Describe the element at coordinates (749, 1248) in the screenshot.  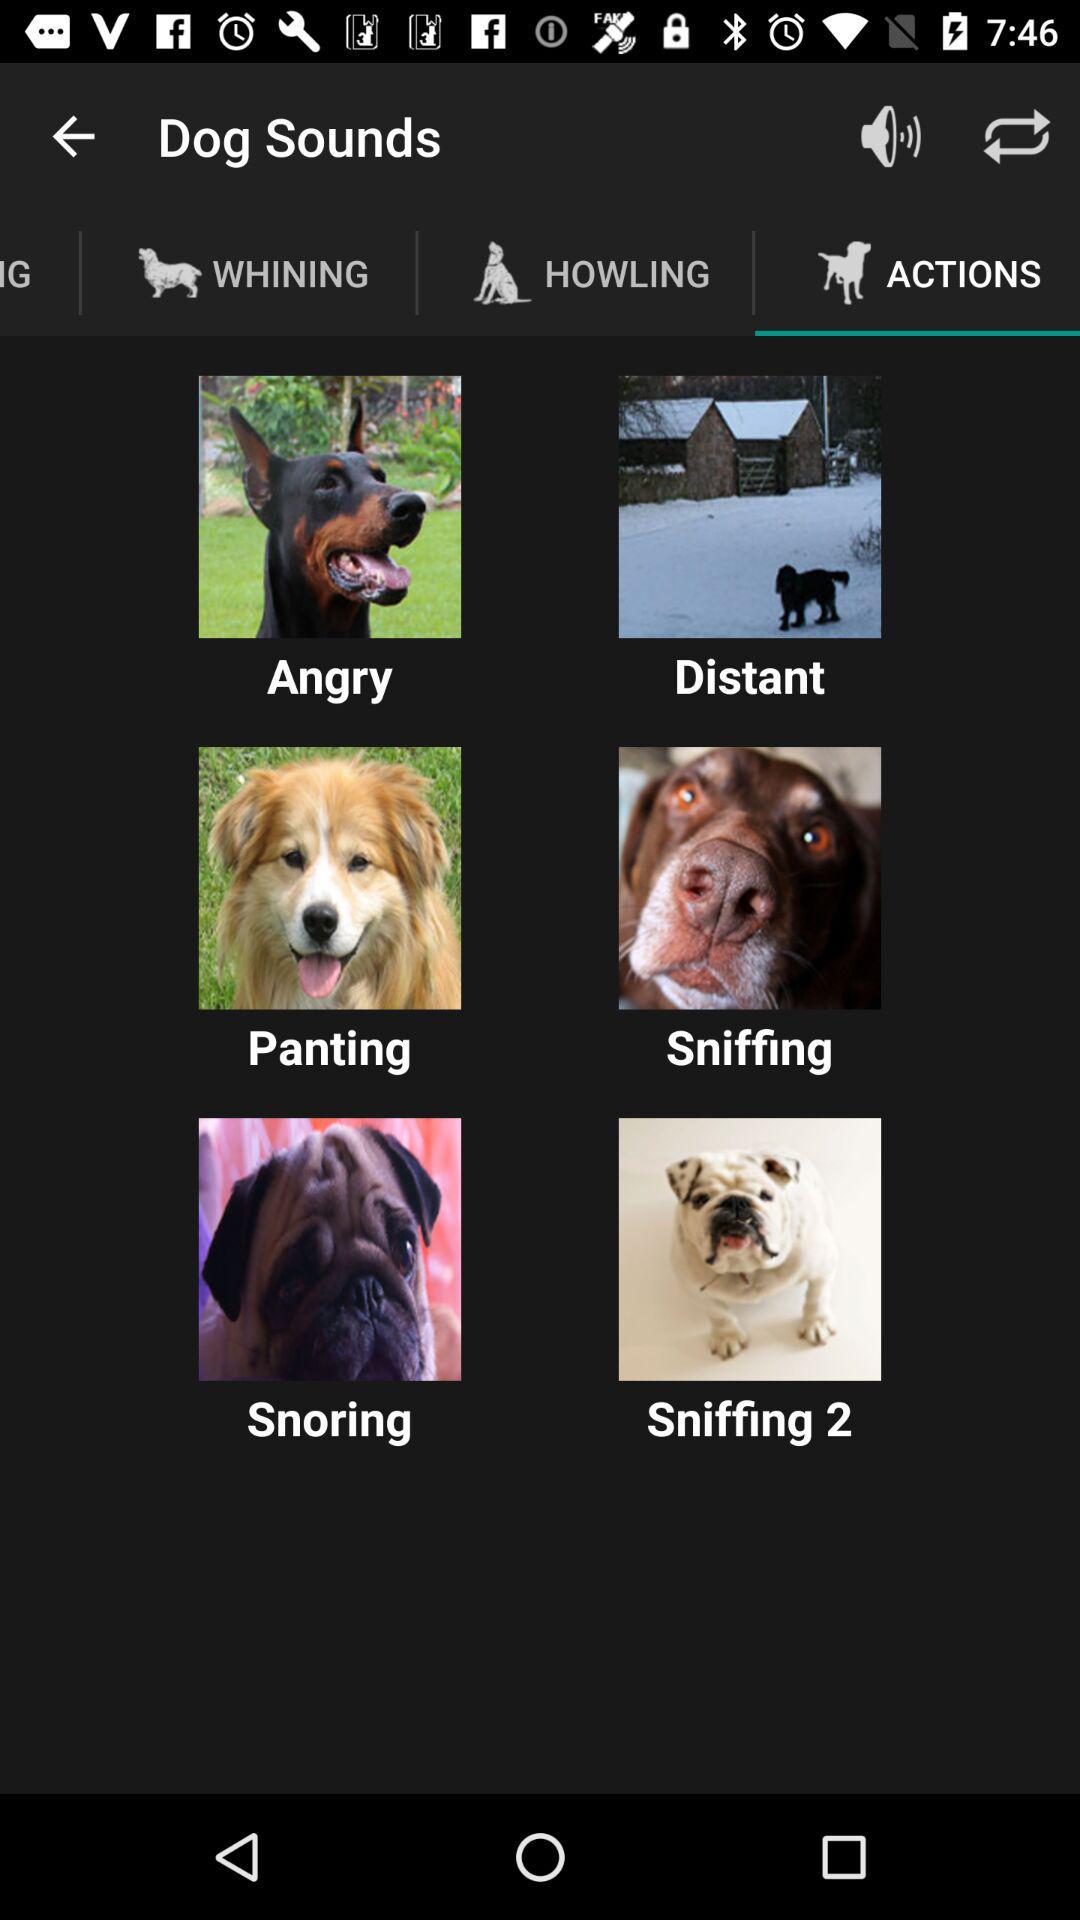
I see `the image above sniffing 2` at that location.